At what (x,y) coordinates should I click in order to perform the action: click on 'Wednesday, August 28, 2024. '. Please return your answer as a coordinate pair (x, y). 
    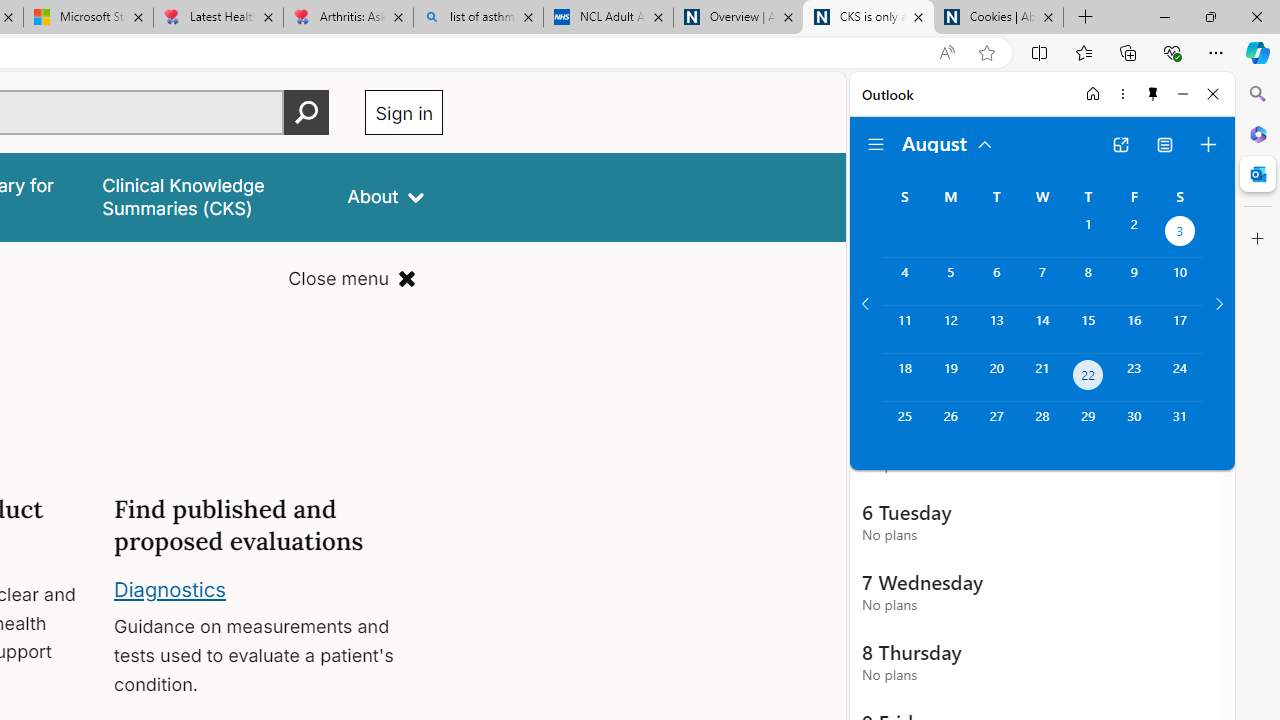
    Looking at the image, I should click on (1041, 424).